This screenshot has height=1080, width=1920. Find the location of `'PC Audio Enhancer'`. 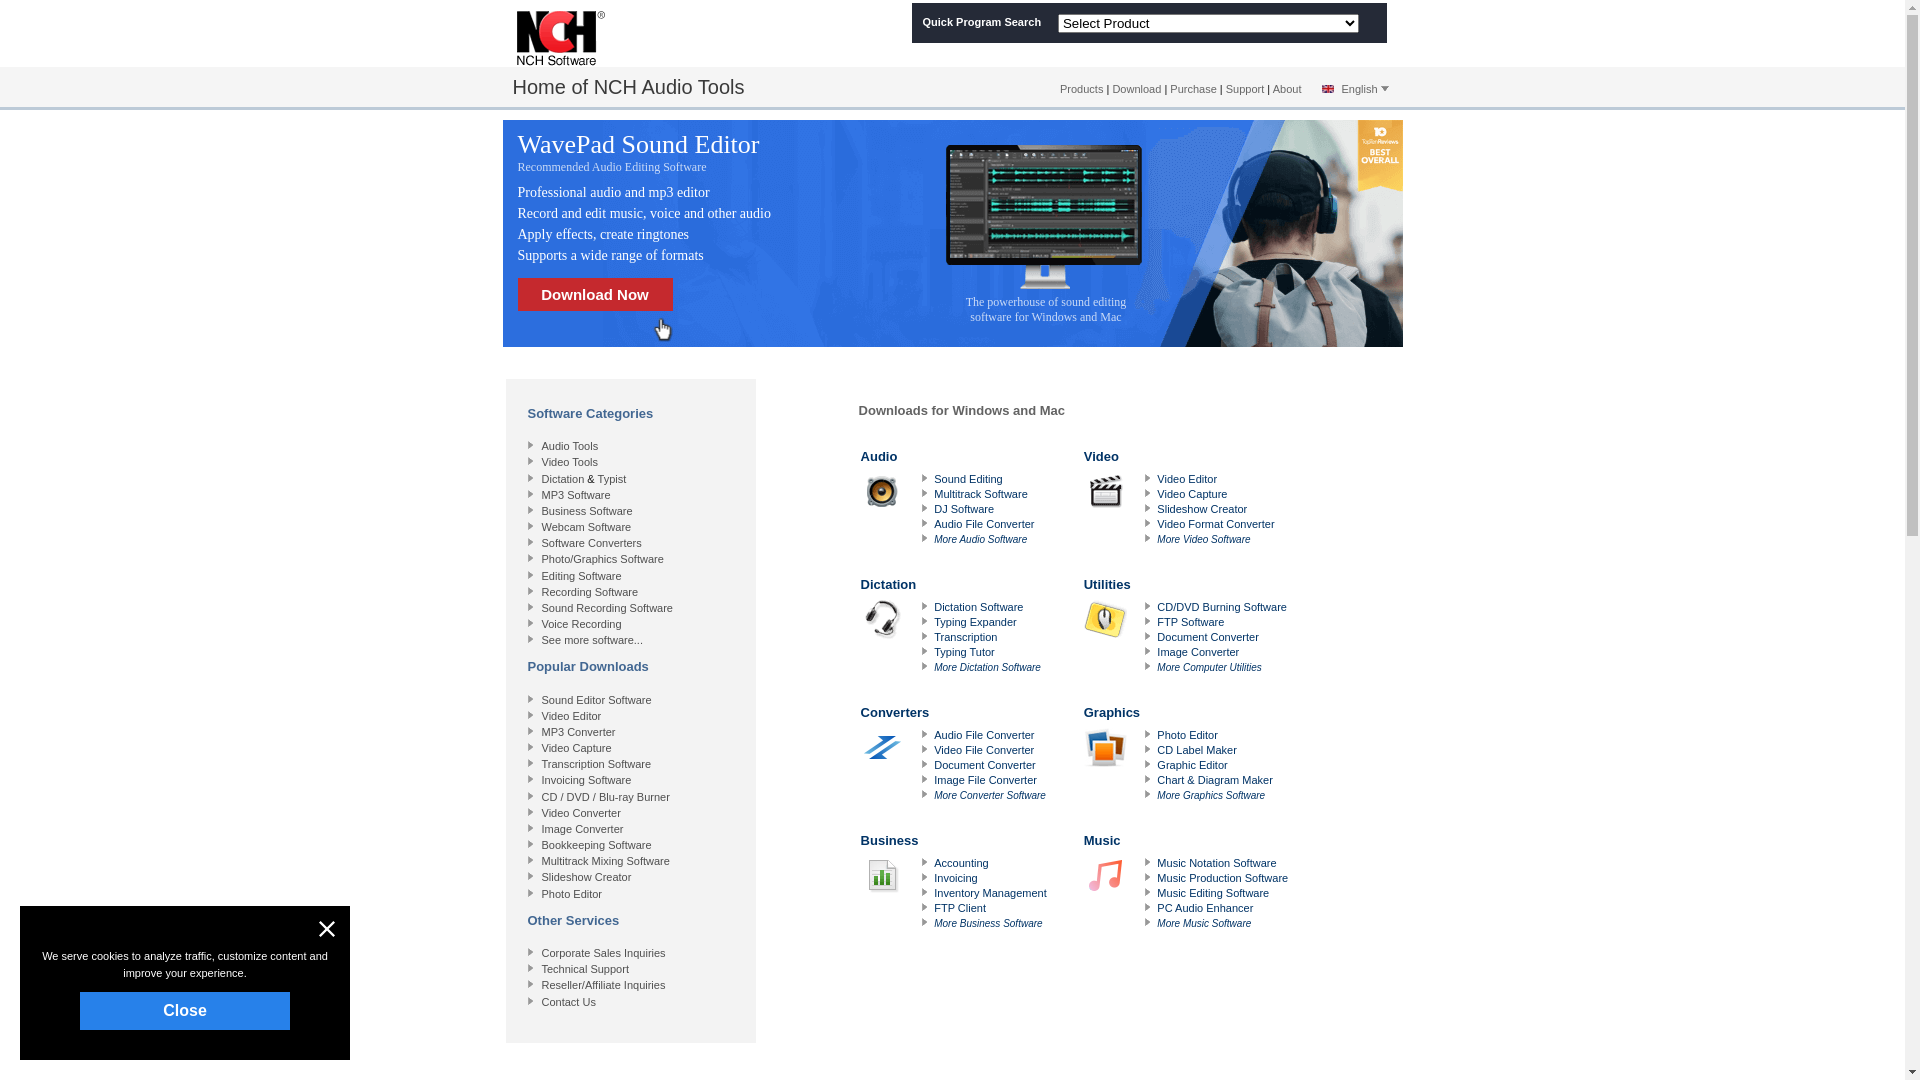

'PC Audio Enhancer' is located at coordinates (1156, 907).